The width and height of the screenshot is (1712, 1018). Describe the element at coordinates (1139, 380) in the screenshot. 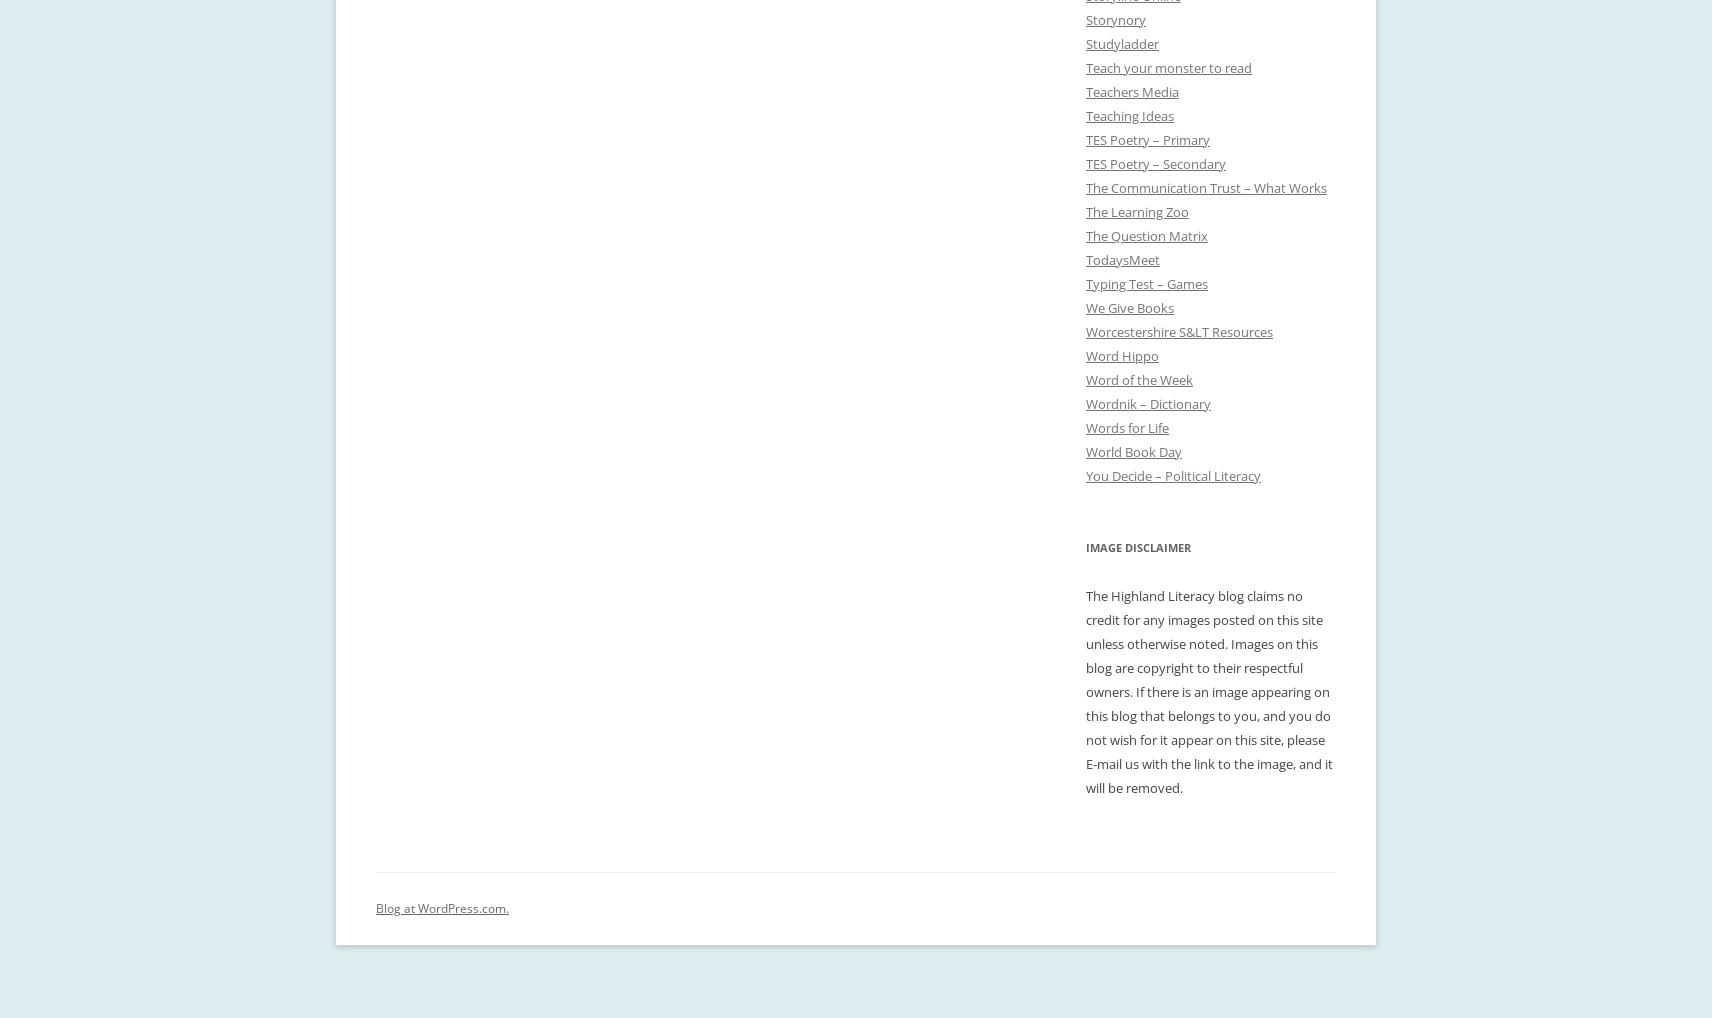

I see `'Word of the Week'` at that location.